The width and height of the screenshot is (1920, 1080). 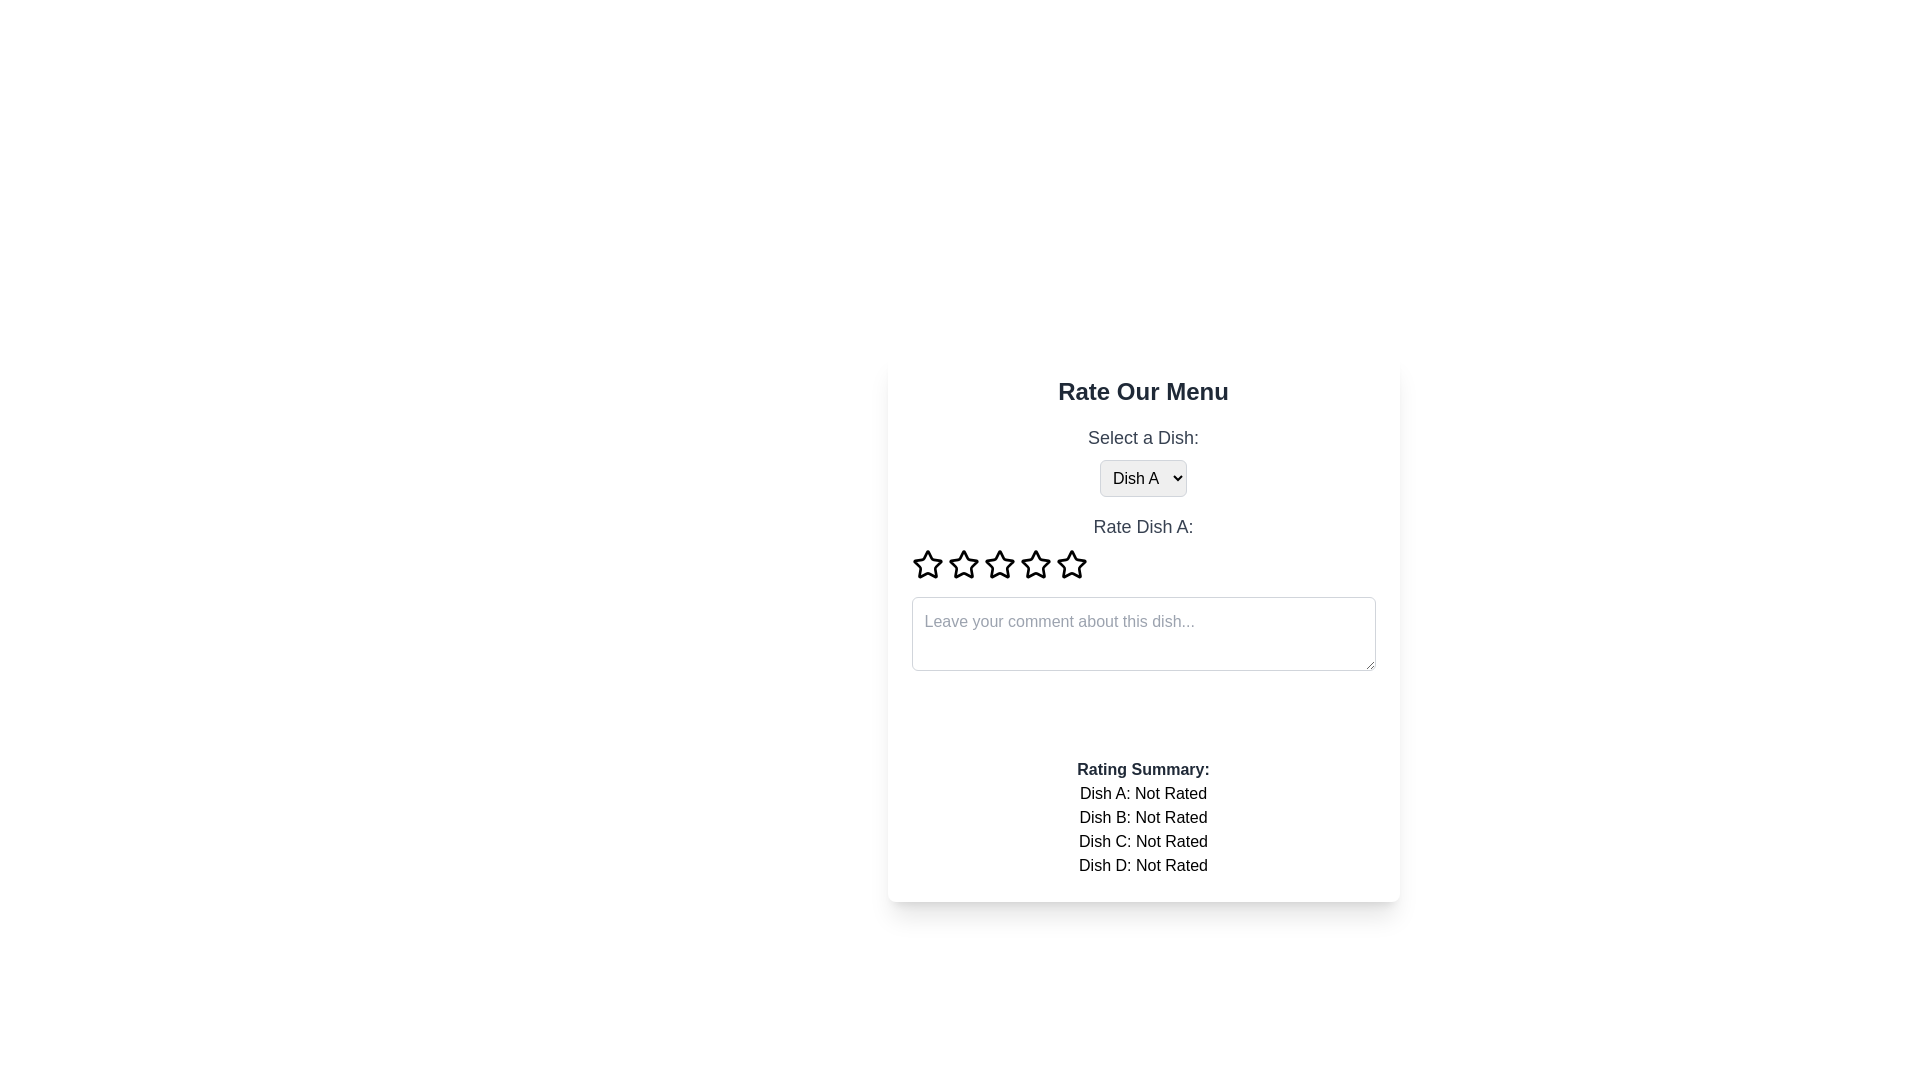 What do you see at coordinates (1143, 817) in the screenshot?
I see `the text label that indicates the rating status of Dish B, which is the second item in a vertical list under the 'Rating Summary:' heading` at bounding box center [1143, 817].